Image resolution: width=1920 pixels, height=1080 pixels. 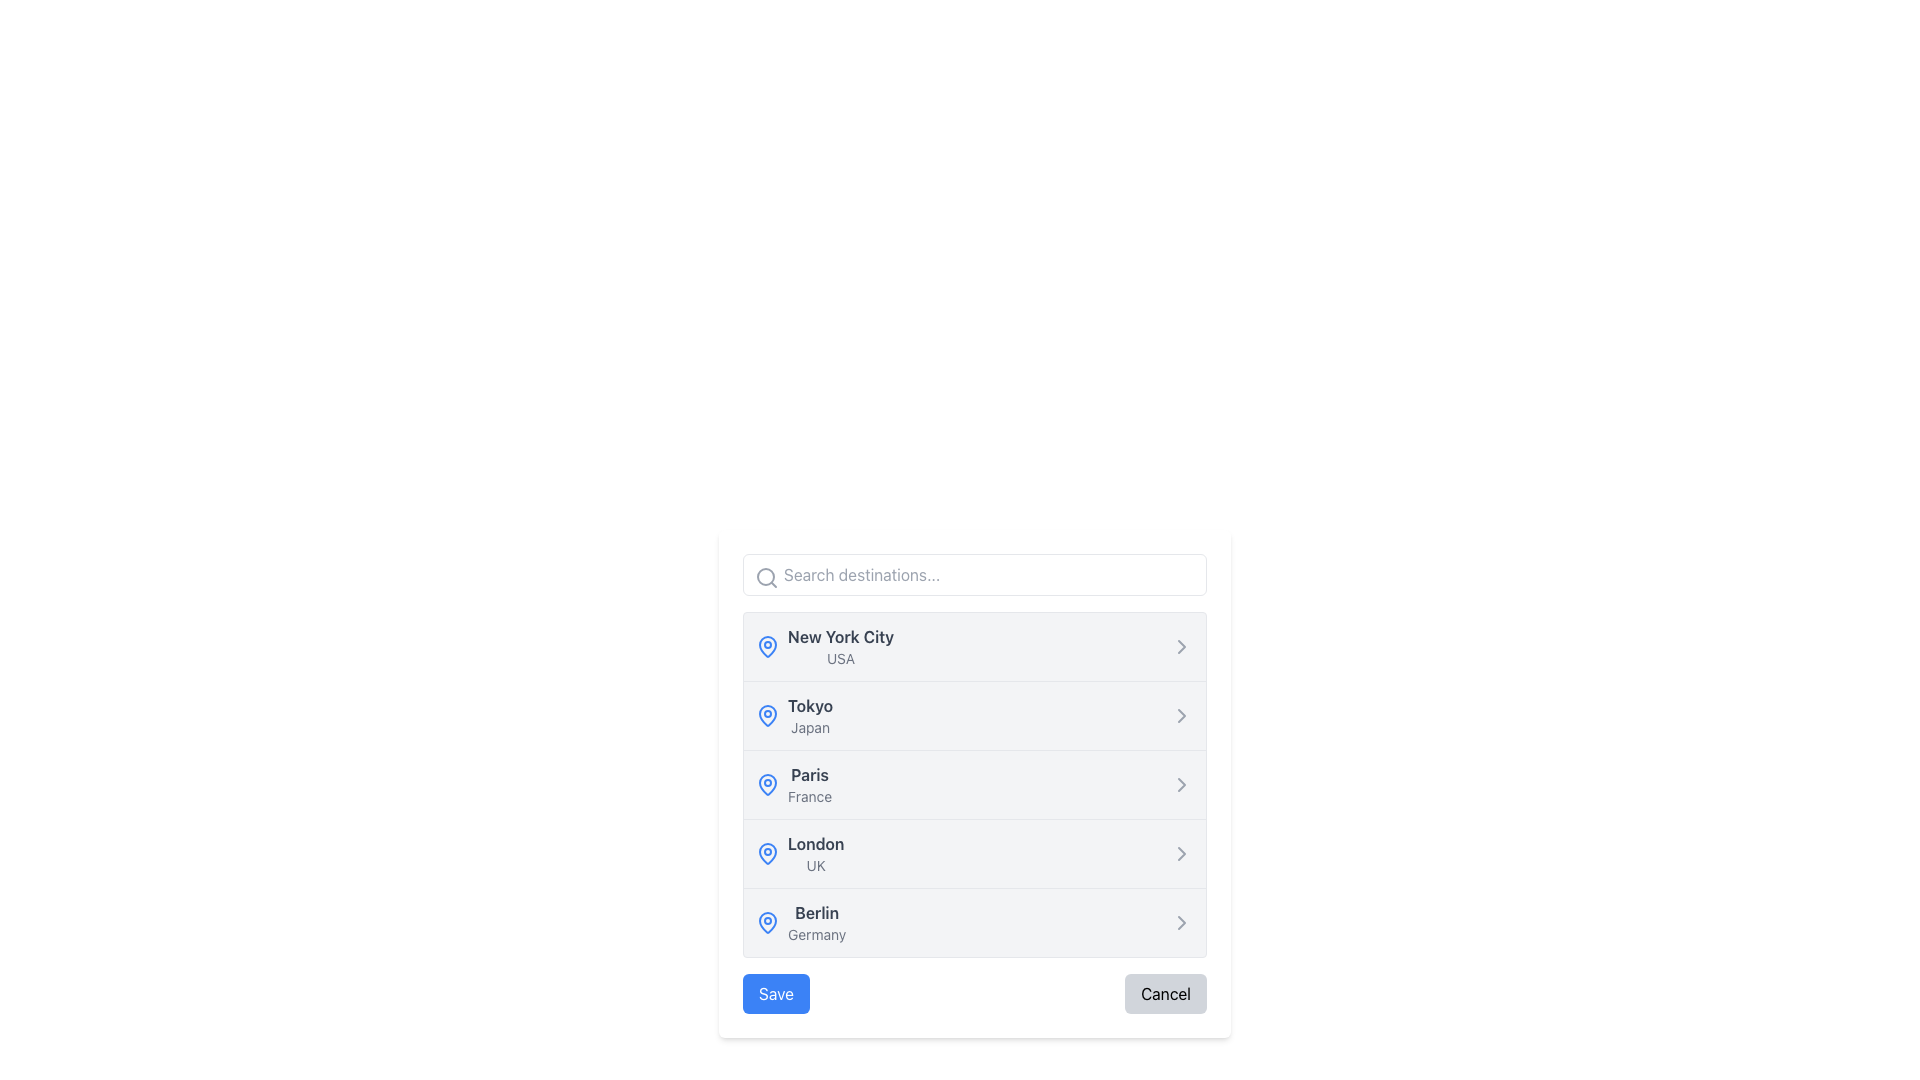 I want to click on the chevron icon on the far right edge of the row displaying 'Paris, France', so click(x=1181, y=784).